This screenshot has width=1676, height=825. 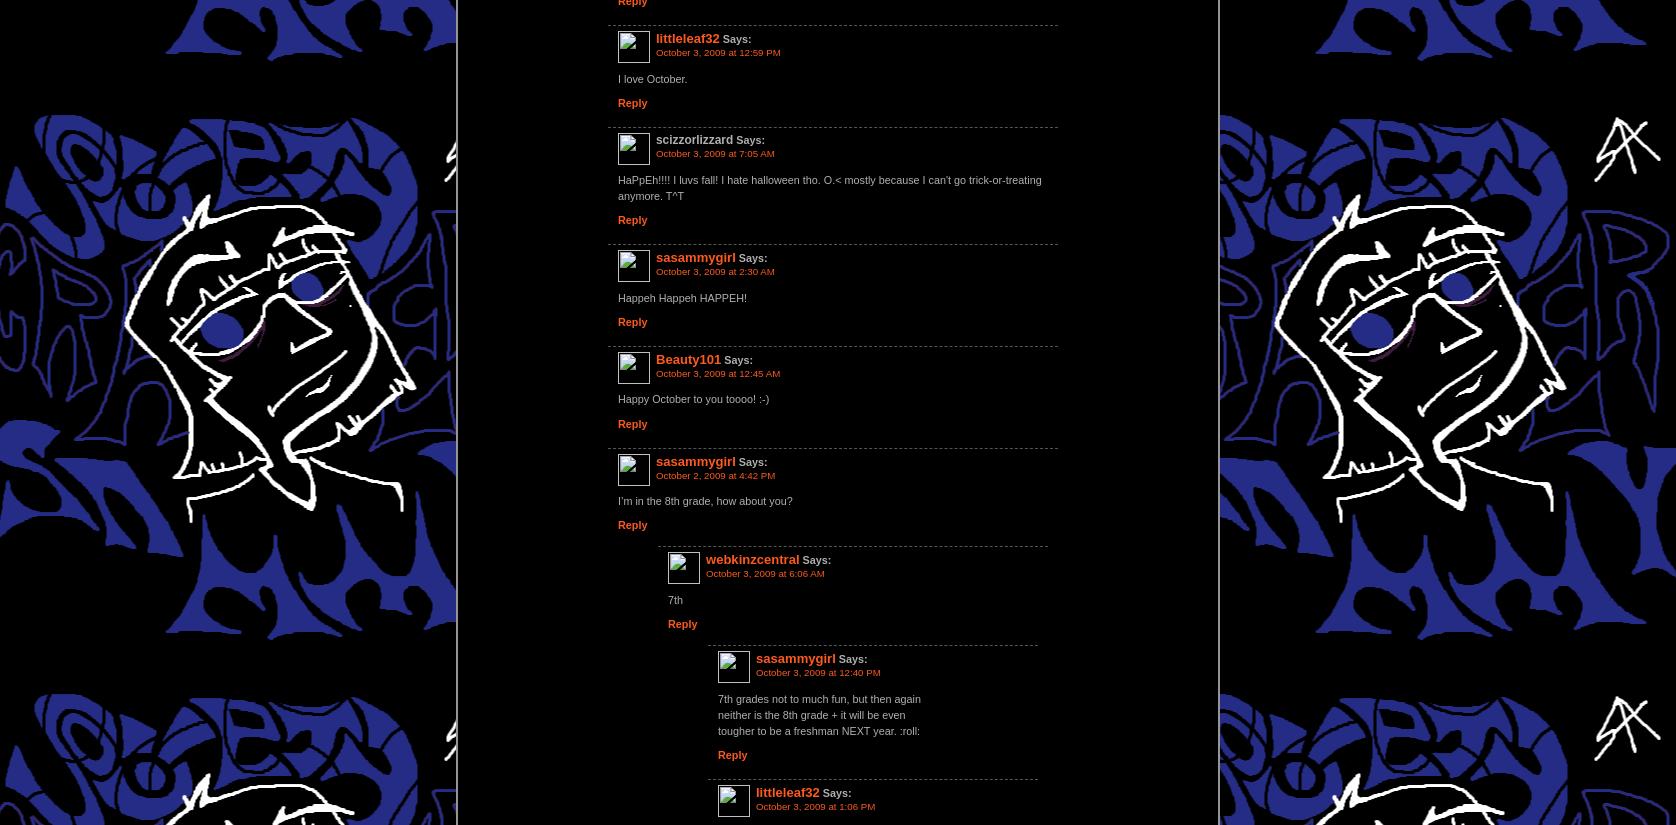 I want to click on 'October 3, 2009 at 2:30 AM', so click(x=654, y=270).